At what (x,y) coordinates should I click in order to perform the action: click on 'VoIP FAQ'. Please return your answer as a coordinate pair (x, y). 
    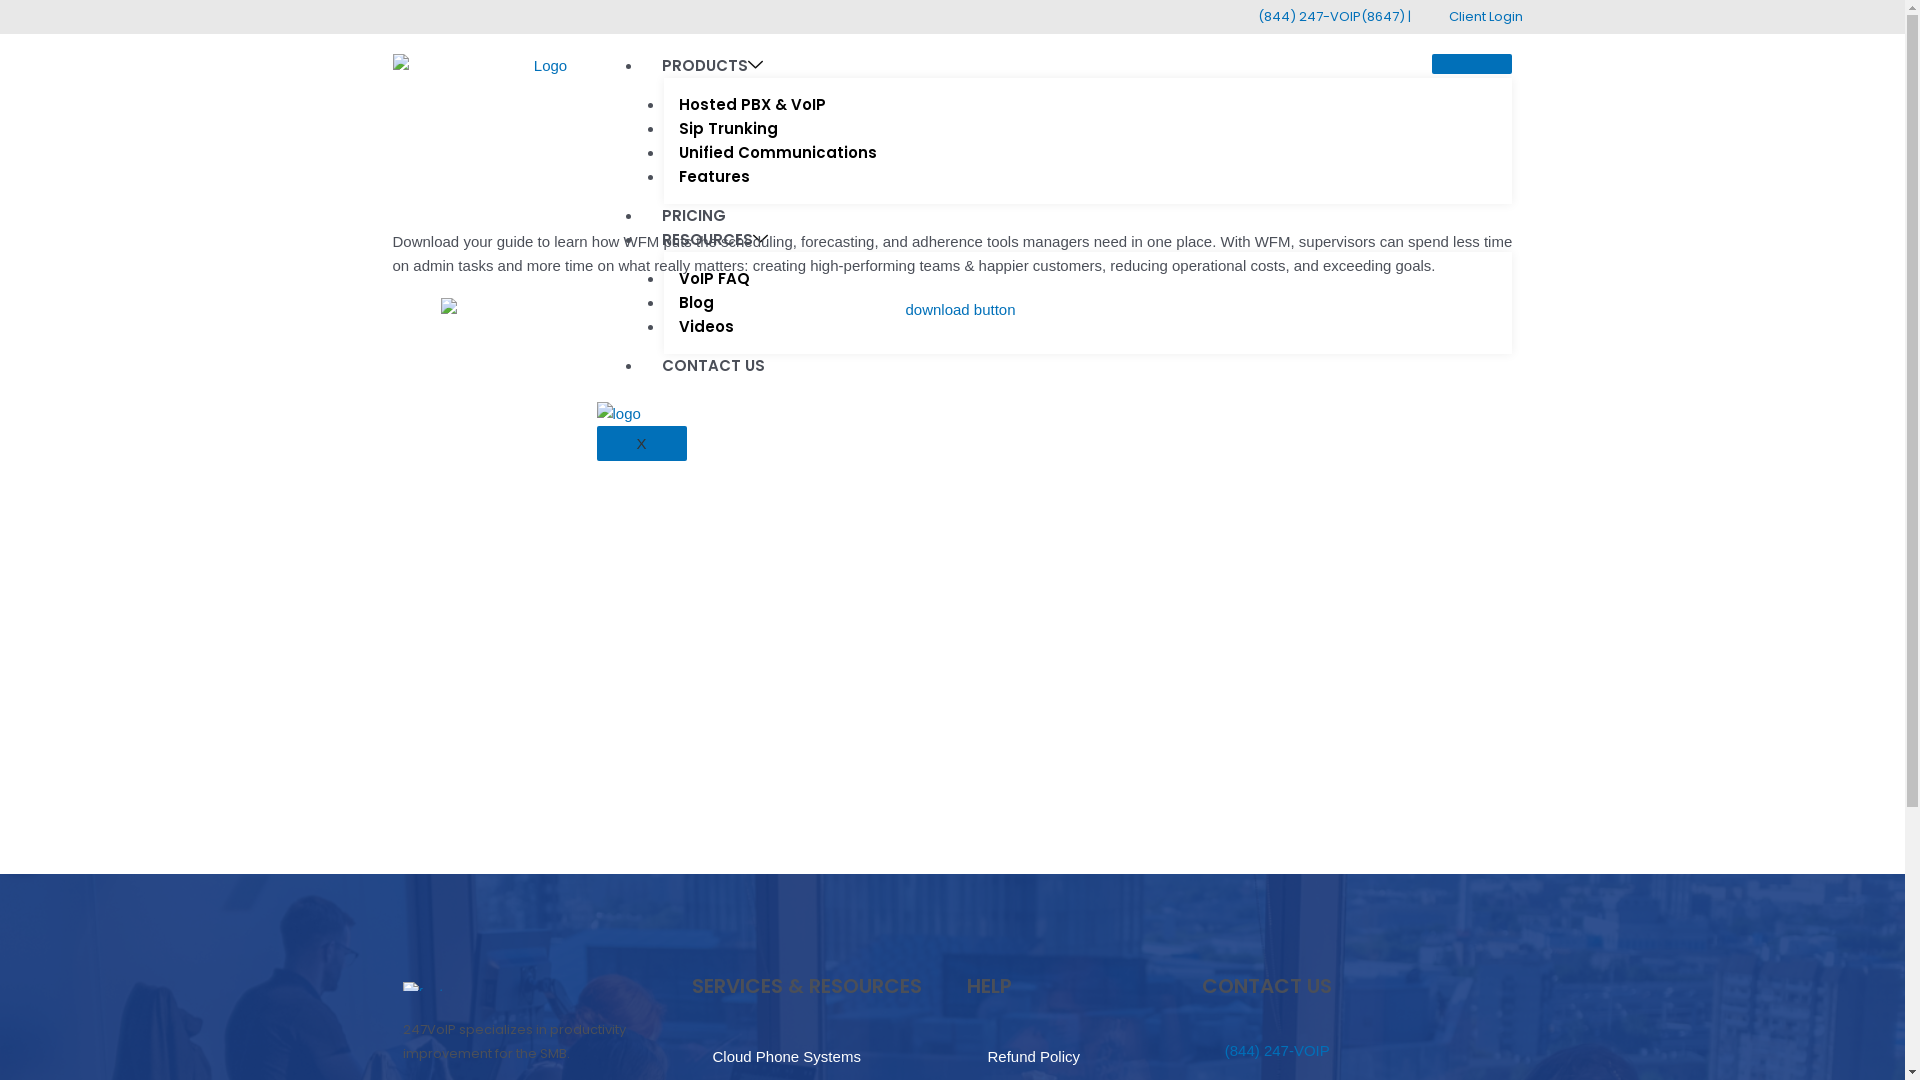
    Looking at the image, I should click on (663, 278).